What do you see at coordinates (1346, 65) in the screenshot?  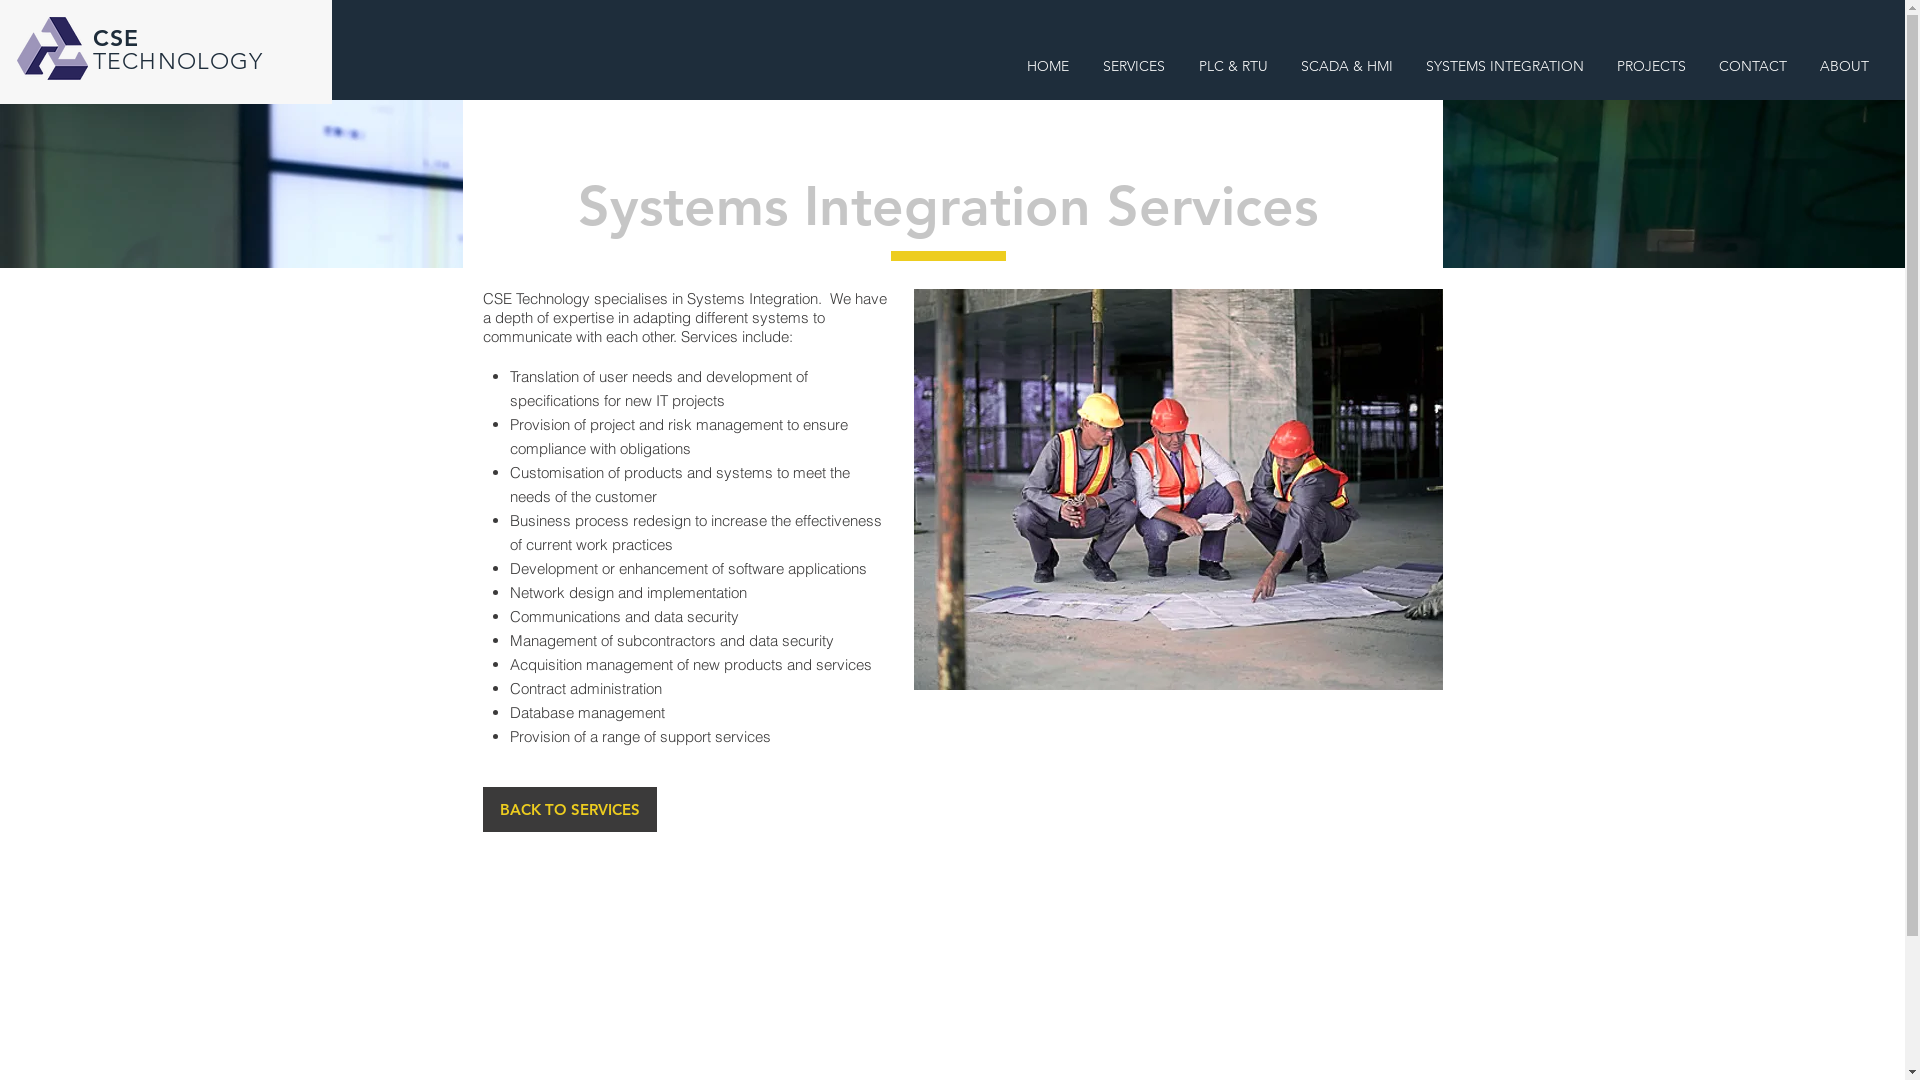 I see `'SCADA & HMI'` at bounding box center [1346, 65].